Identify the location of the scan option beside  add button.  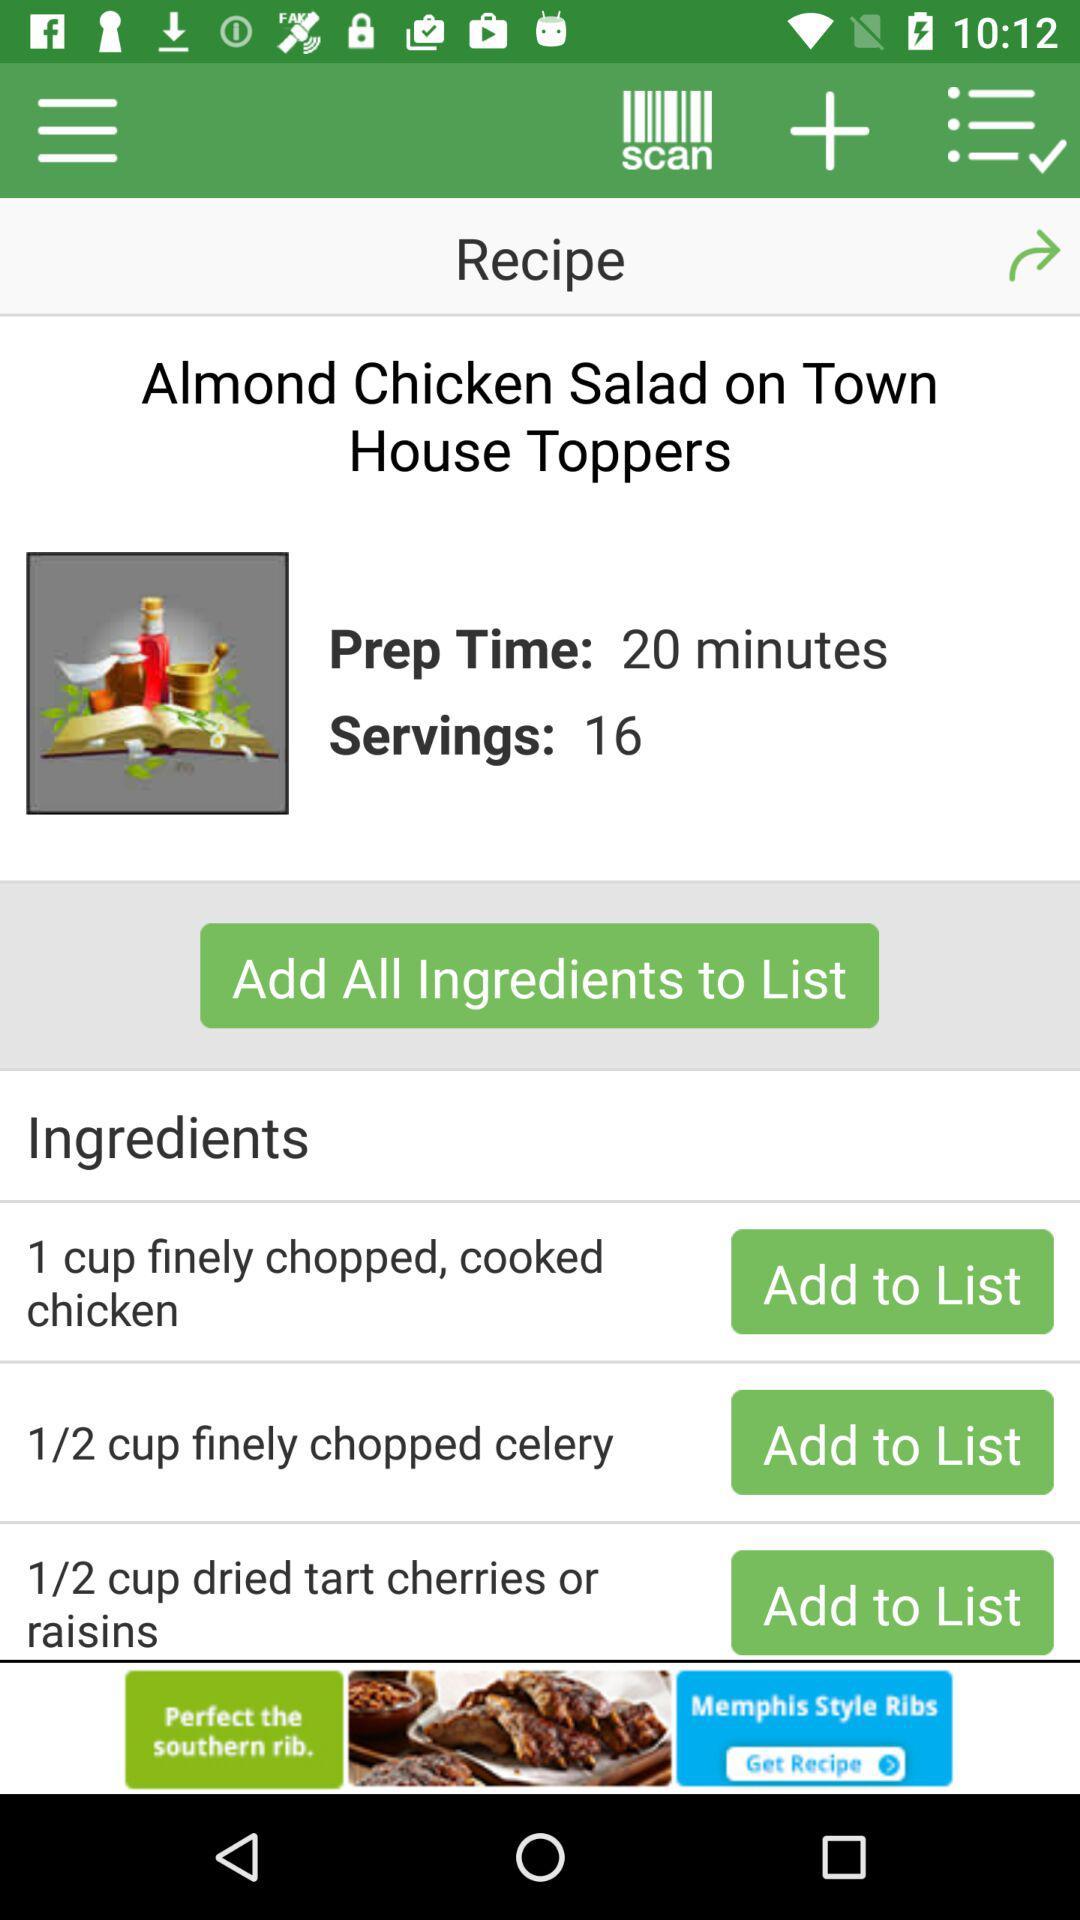
(667, 129).